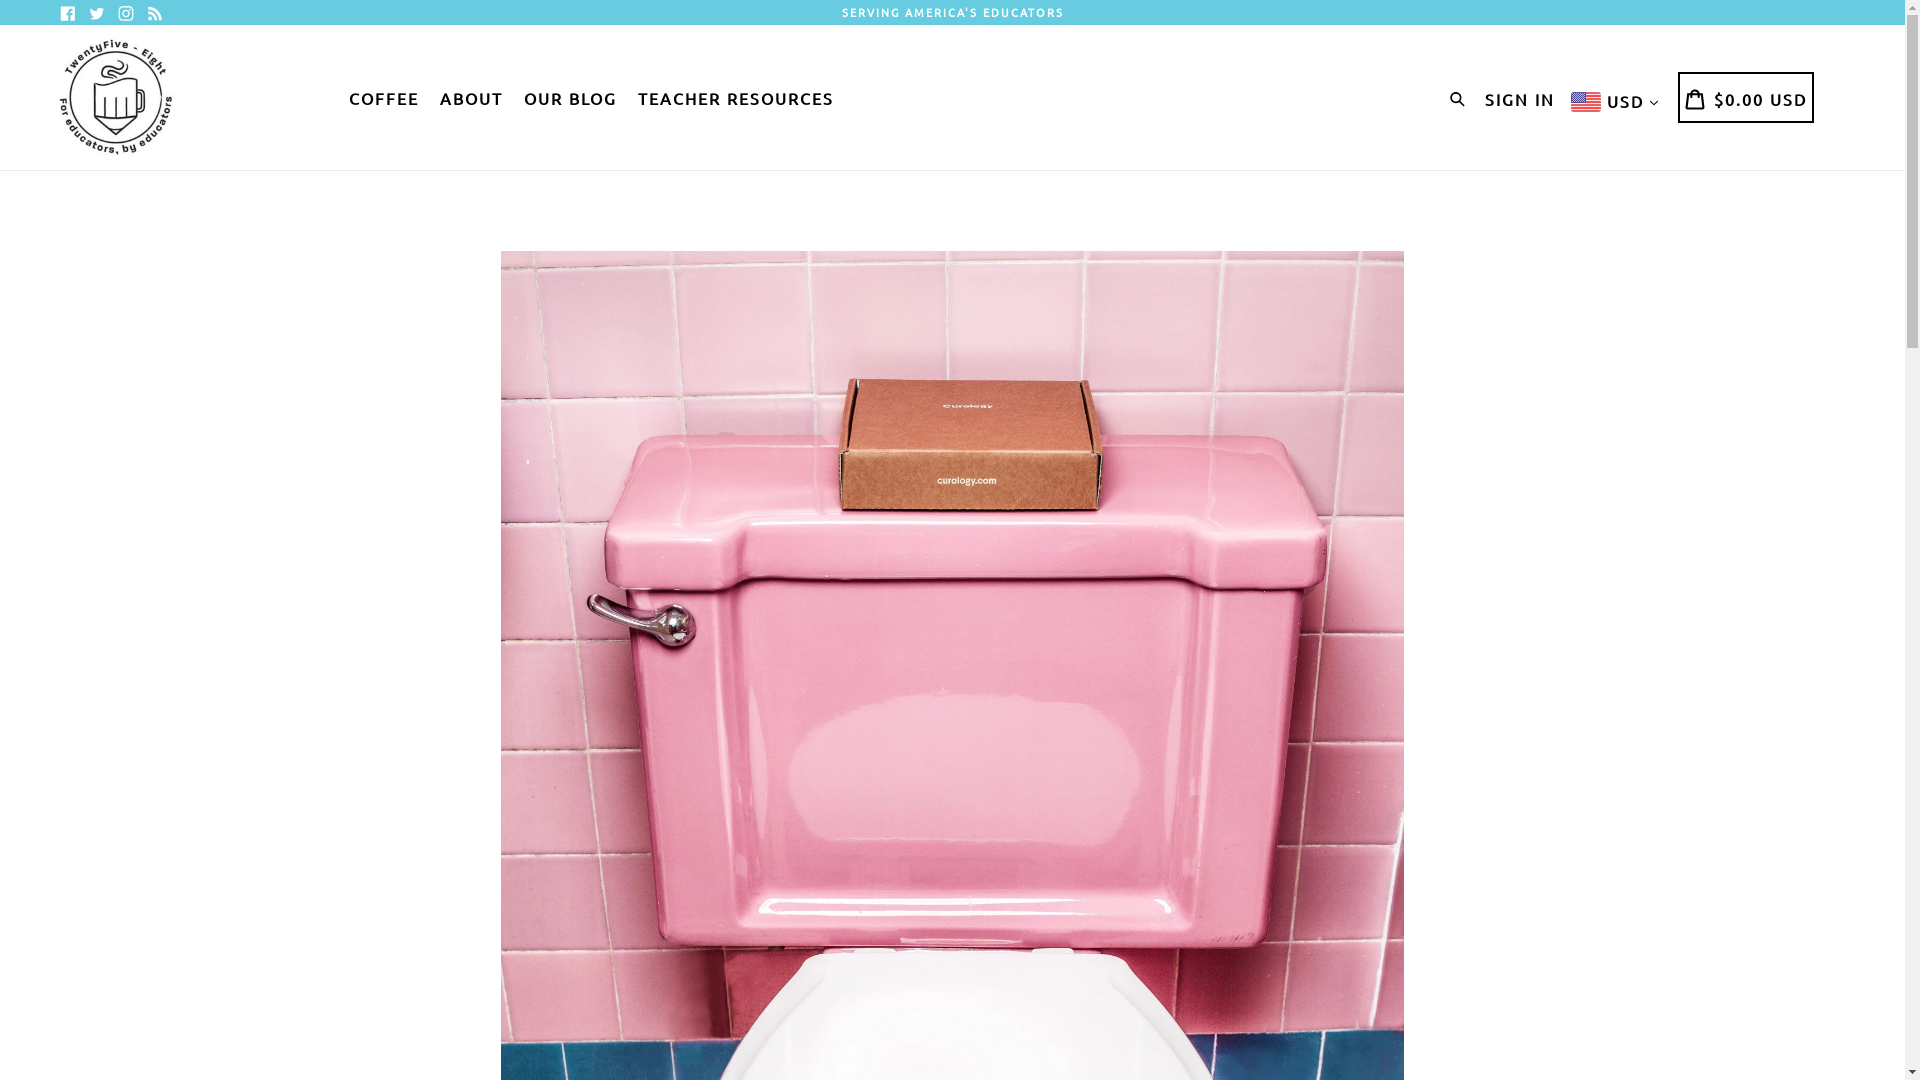 Image resolution: width=1920 pixels, height=1080 pixels. Describe the element at coordinates (384, 97) in the screenshot. I see `'COFFEE'` at that location.